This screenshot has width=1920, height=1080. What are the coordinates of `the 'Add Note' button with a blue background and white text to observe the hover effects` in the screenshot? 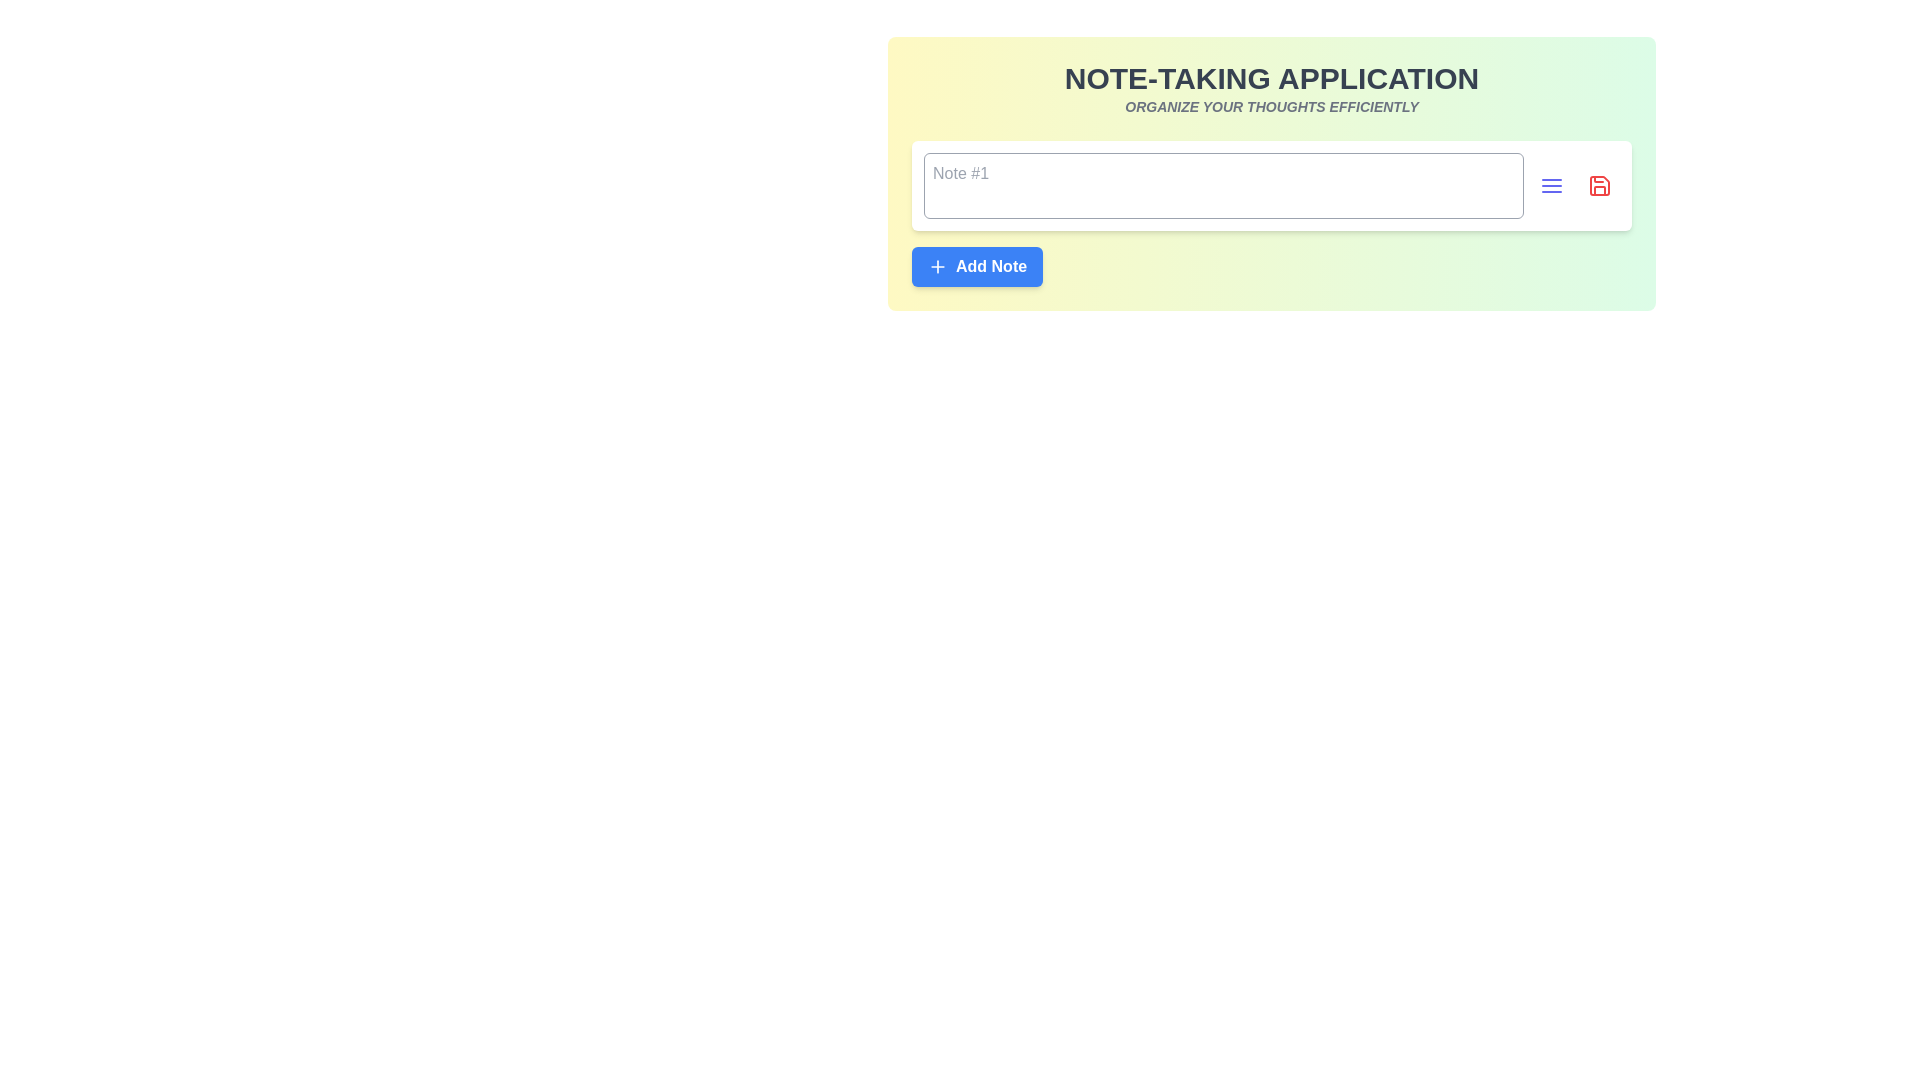 It's located at (977, 265).